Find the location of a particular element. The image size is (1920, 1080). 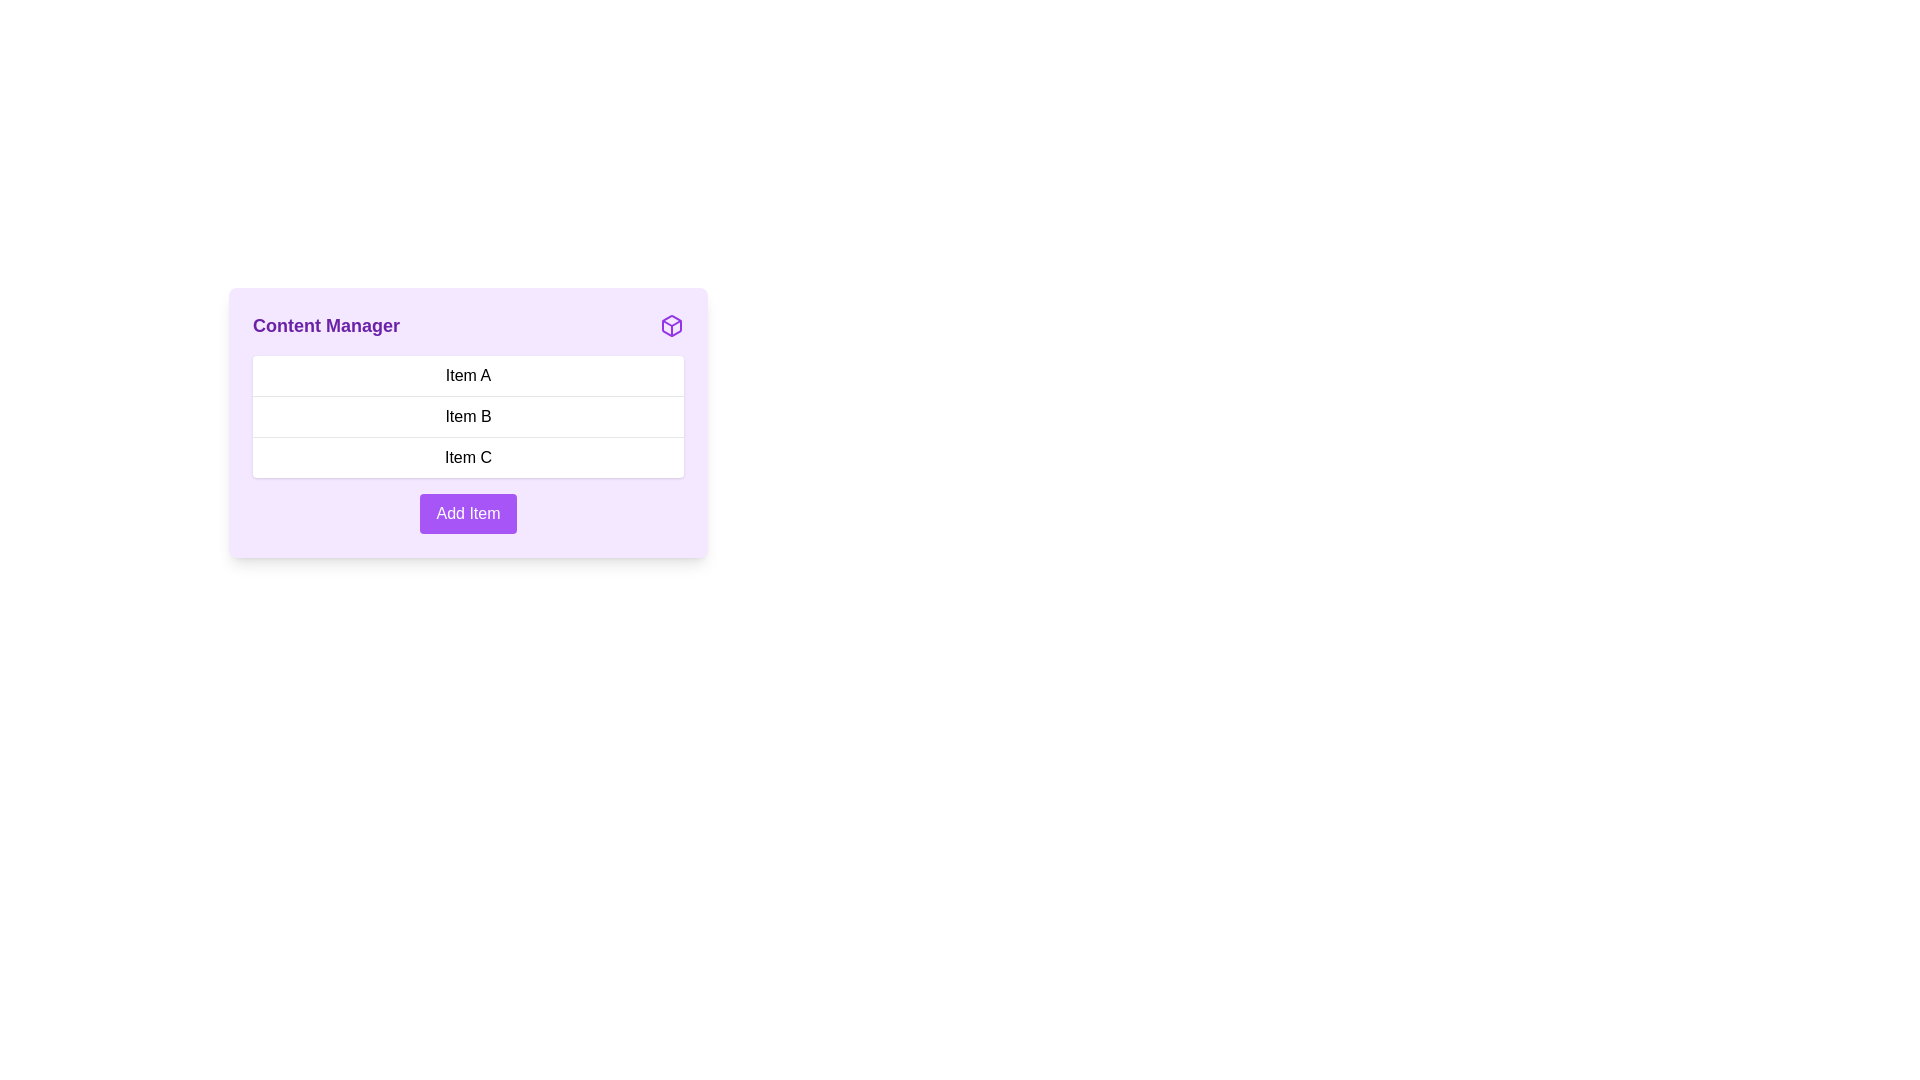

the list items in the 'Content Manager' section, which has a purple header and contains labeled items ('Item A', 'Item B', 'Item C') and an 'Add Item' button is located at coordinates (467, 514).